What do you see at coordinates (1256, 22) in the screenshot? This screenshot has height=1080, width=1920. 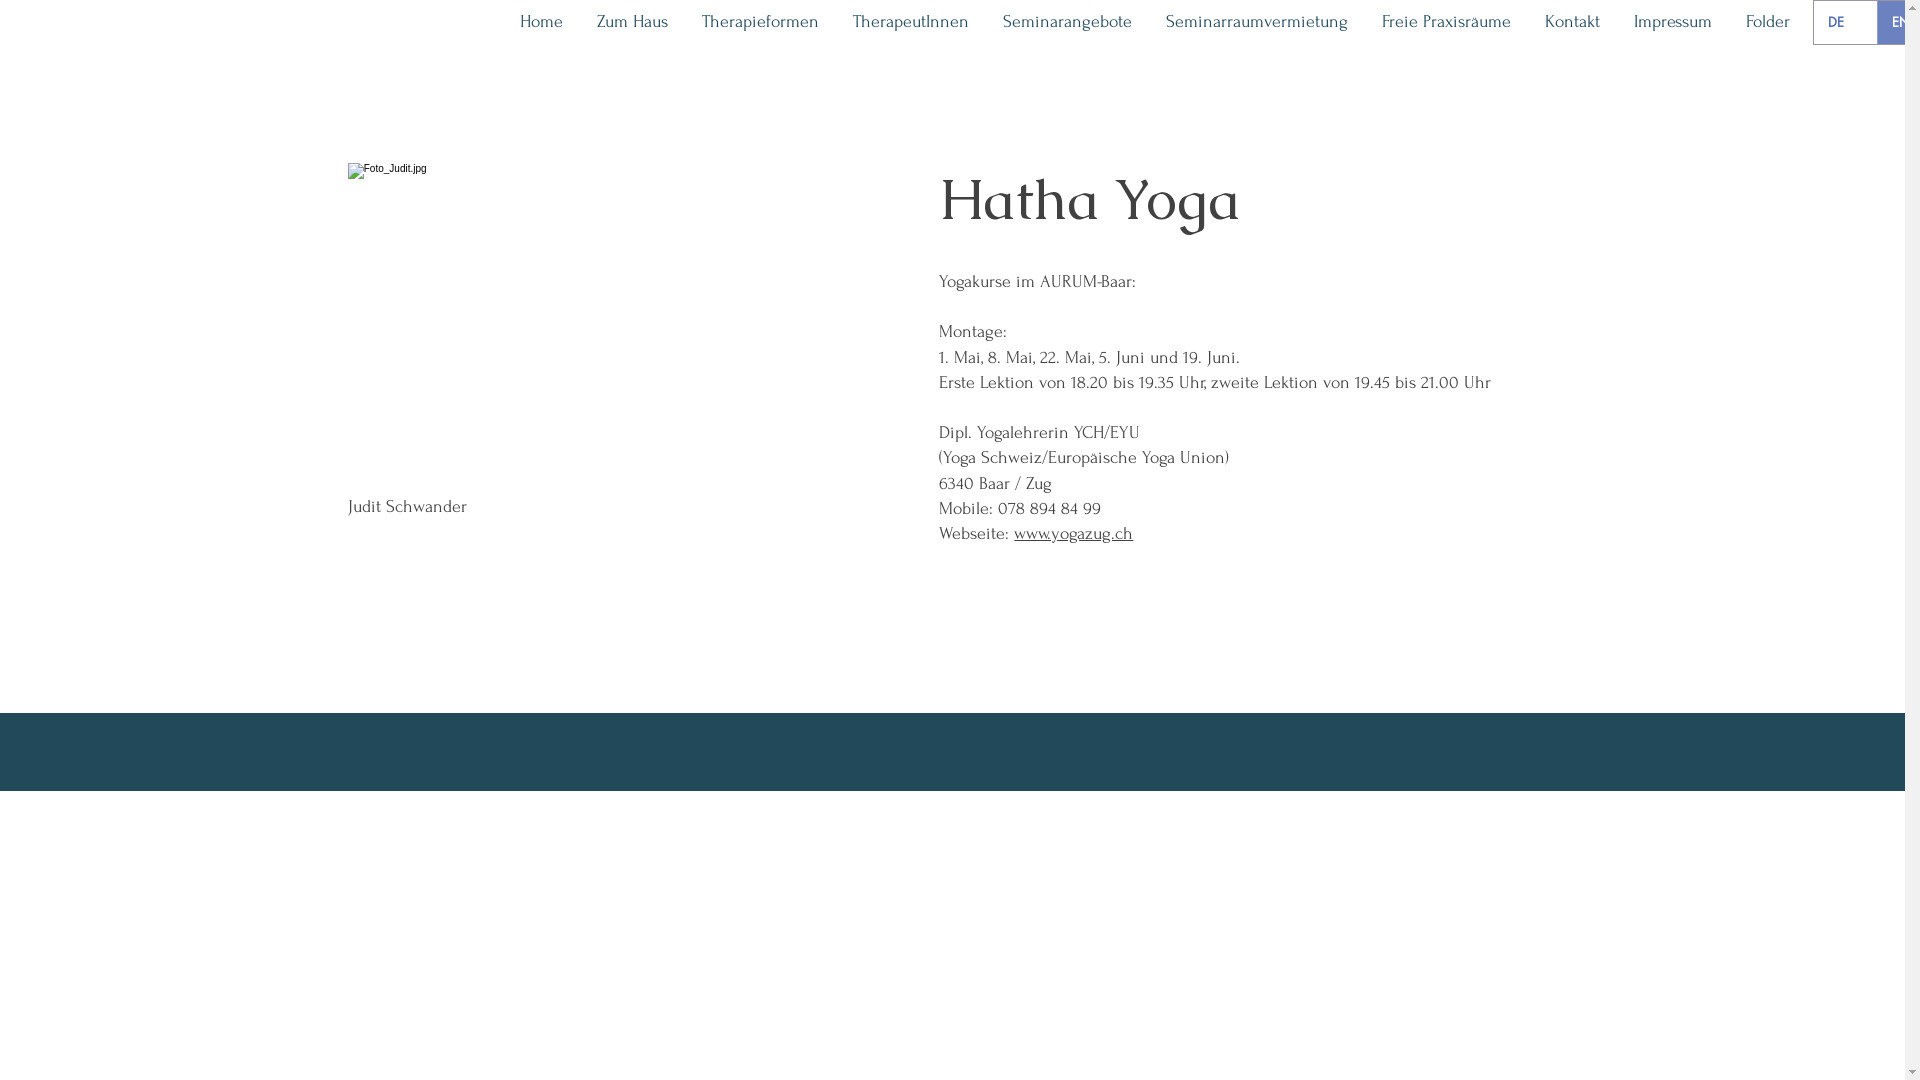 I see `'Seminarraumvermietung'` at bounding box center [1256, 22].